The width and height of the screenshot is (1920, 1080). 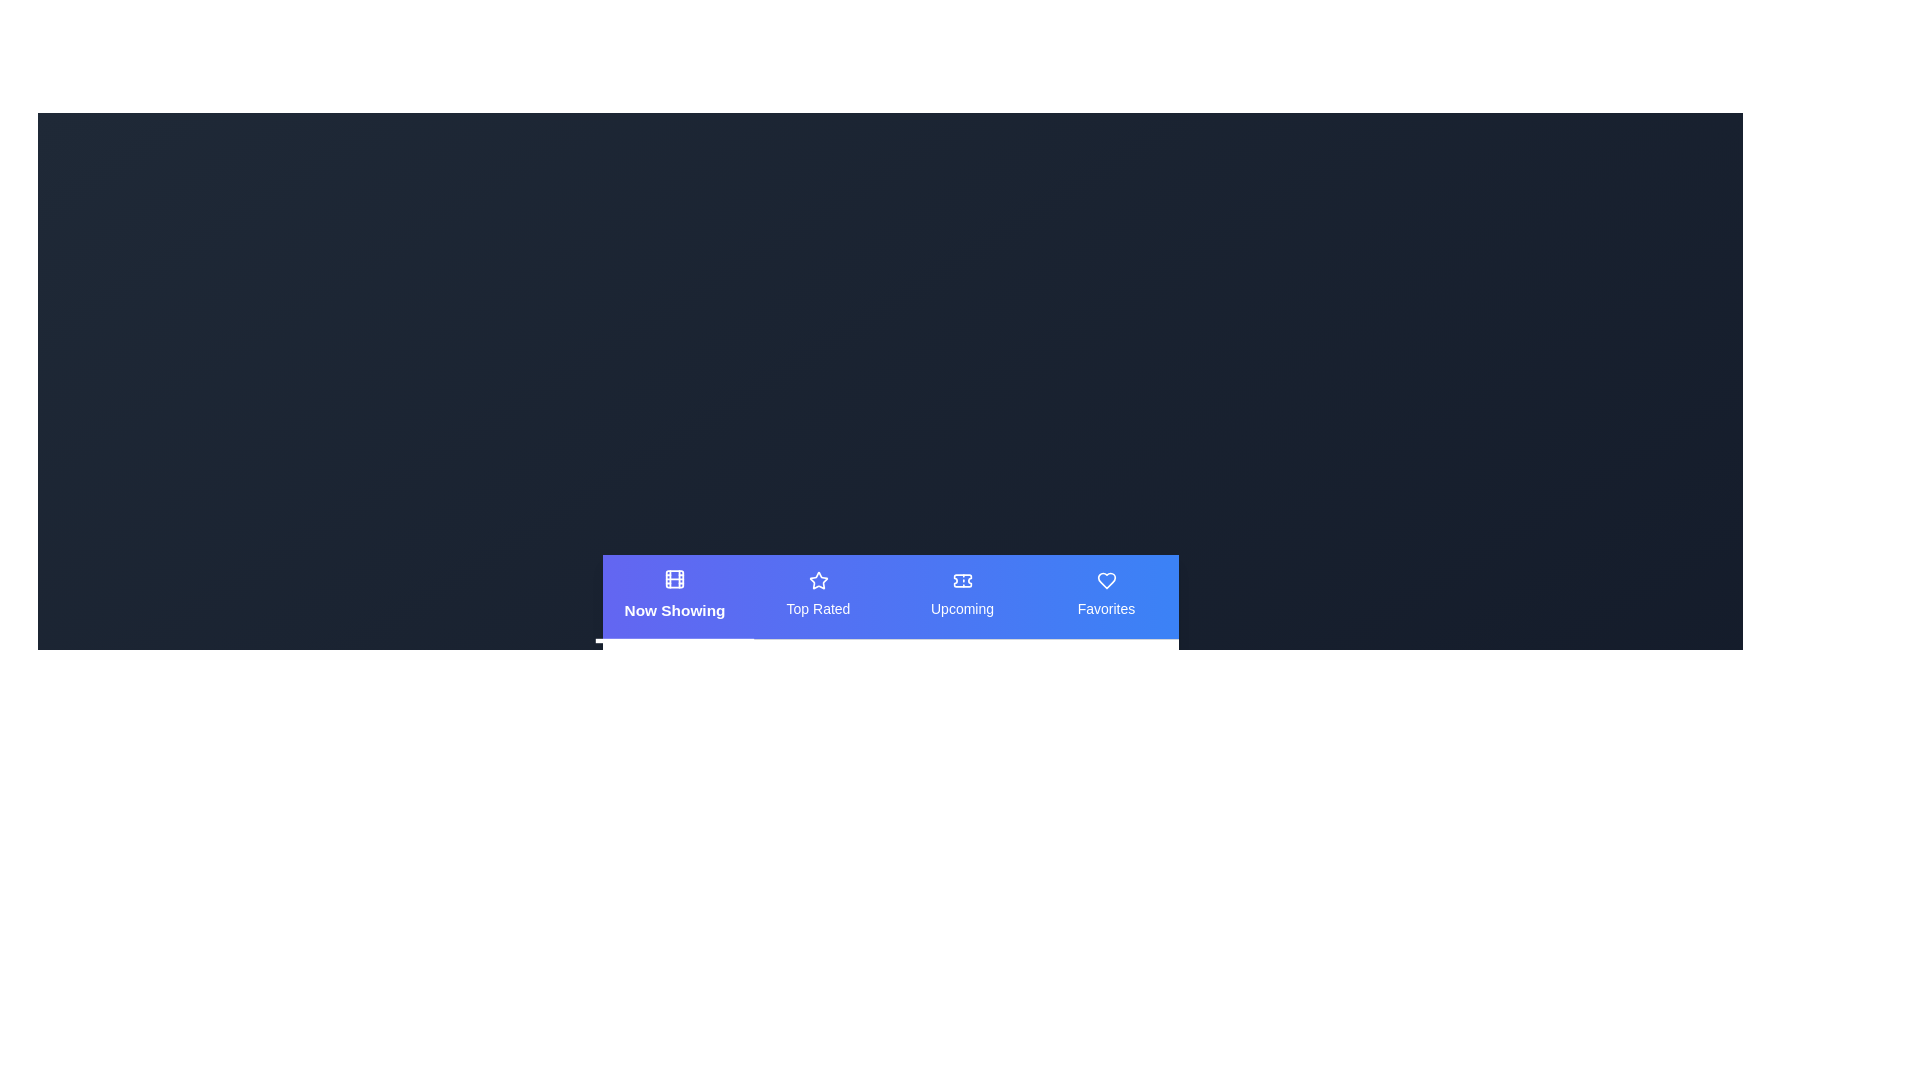 What do you see at coordinates (1105, 607) in the screenshot?
I see `the 'Favorites' text label located in the rightmost section of the navigation bar, positioned below the heart icon` at bounding box center [1105, 607].